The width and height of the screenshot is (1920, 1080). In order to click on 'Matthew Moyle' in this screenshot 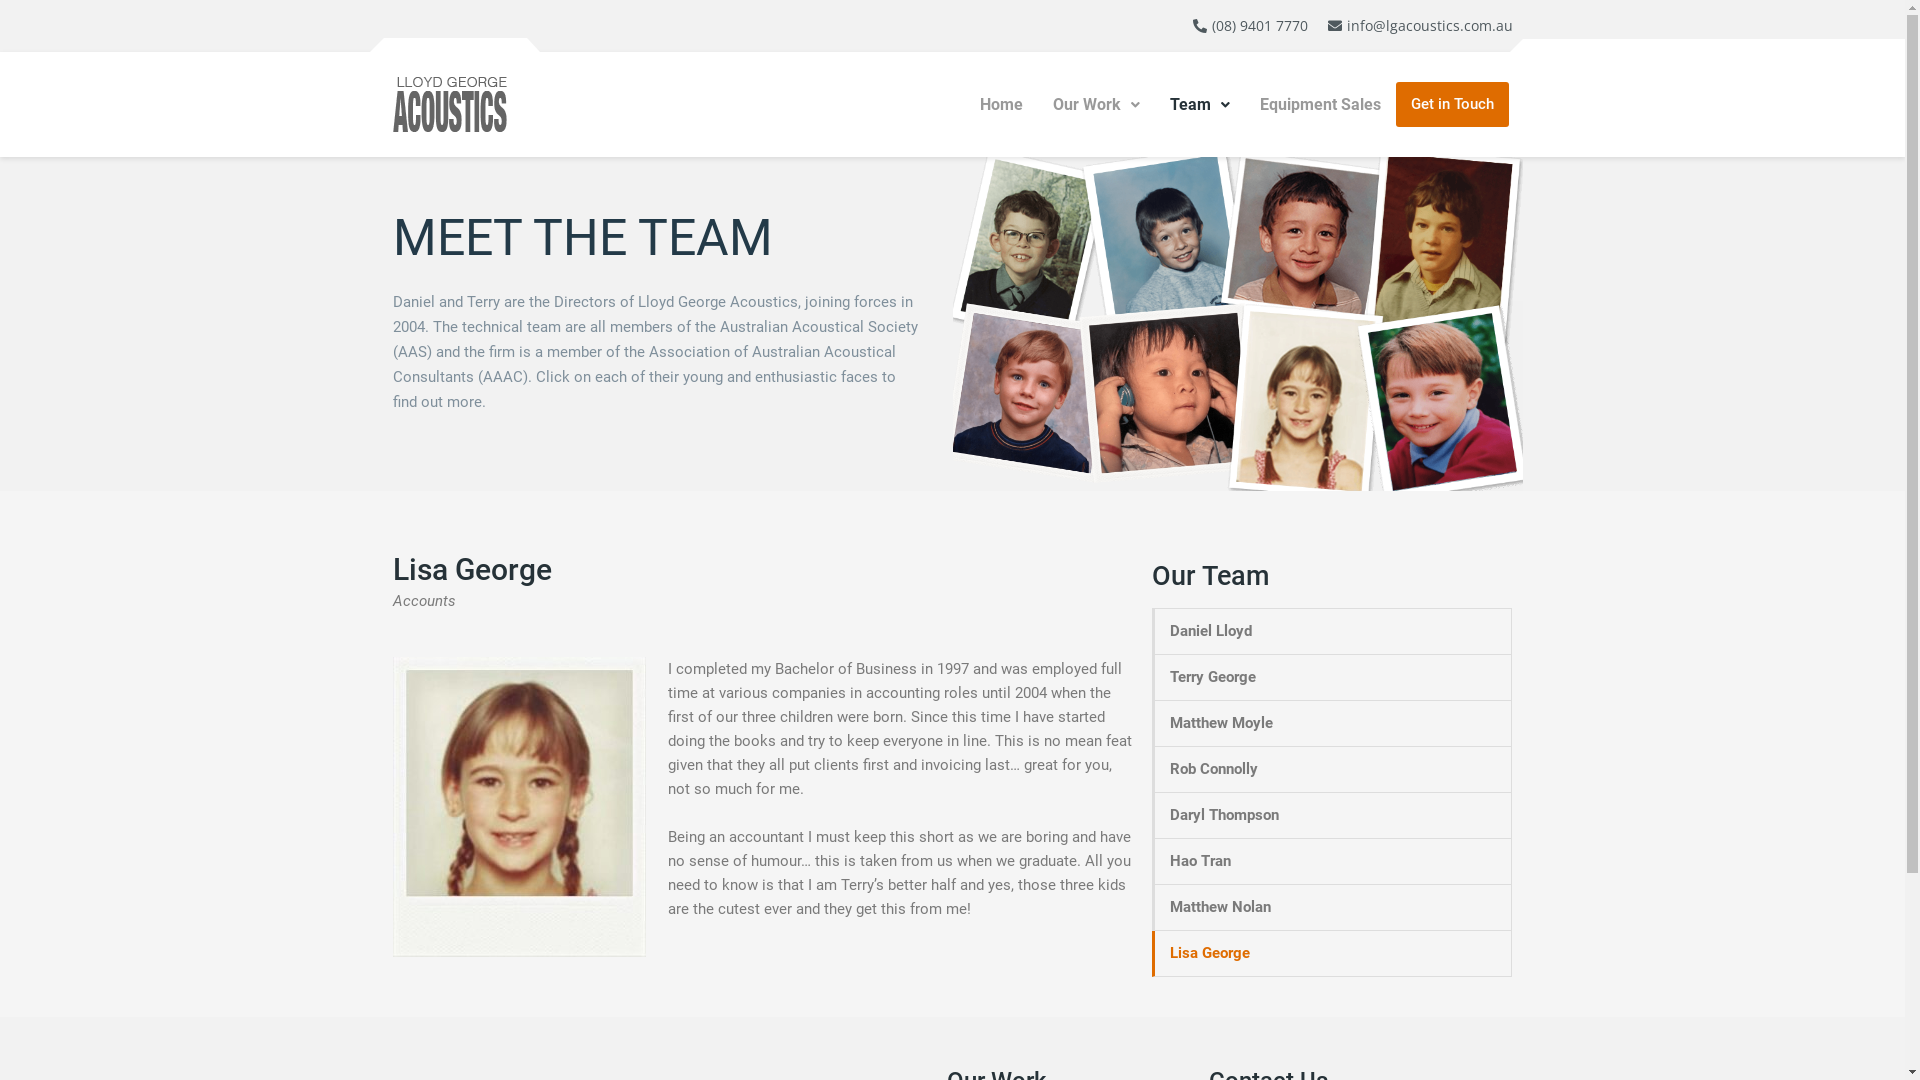, I will do `click(1333, 723)`.